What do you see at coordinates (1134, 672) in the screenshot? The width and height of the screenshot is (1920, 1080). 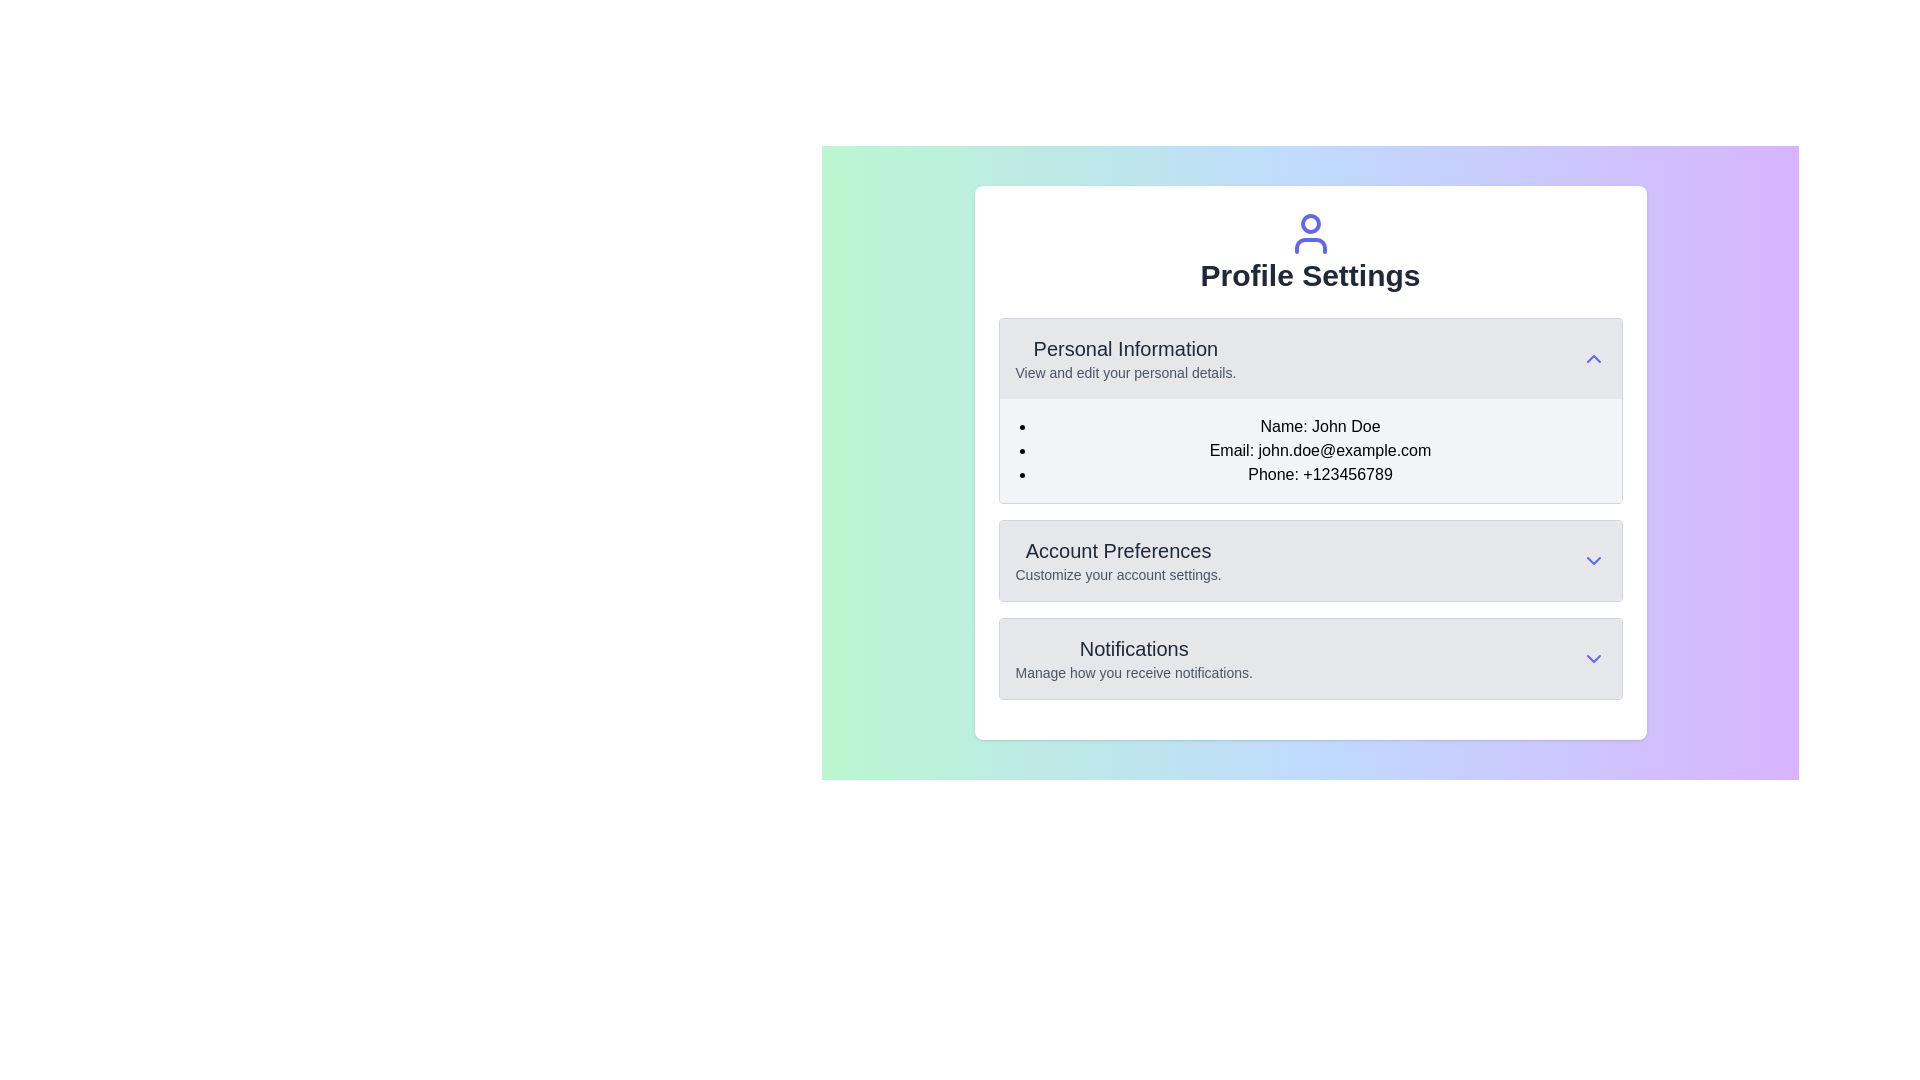 I see `the text label that reads 'Manage how you receive notifications,' which is styled in a smaller gray font and located below the bold 'Notifications' heading` at bounding box center [1134, 672].